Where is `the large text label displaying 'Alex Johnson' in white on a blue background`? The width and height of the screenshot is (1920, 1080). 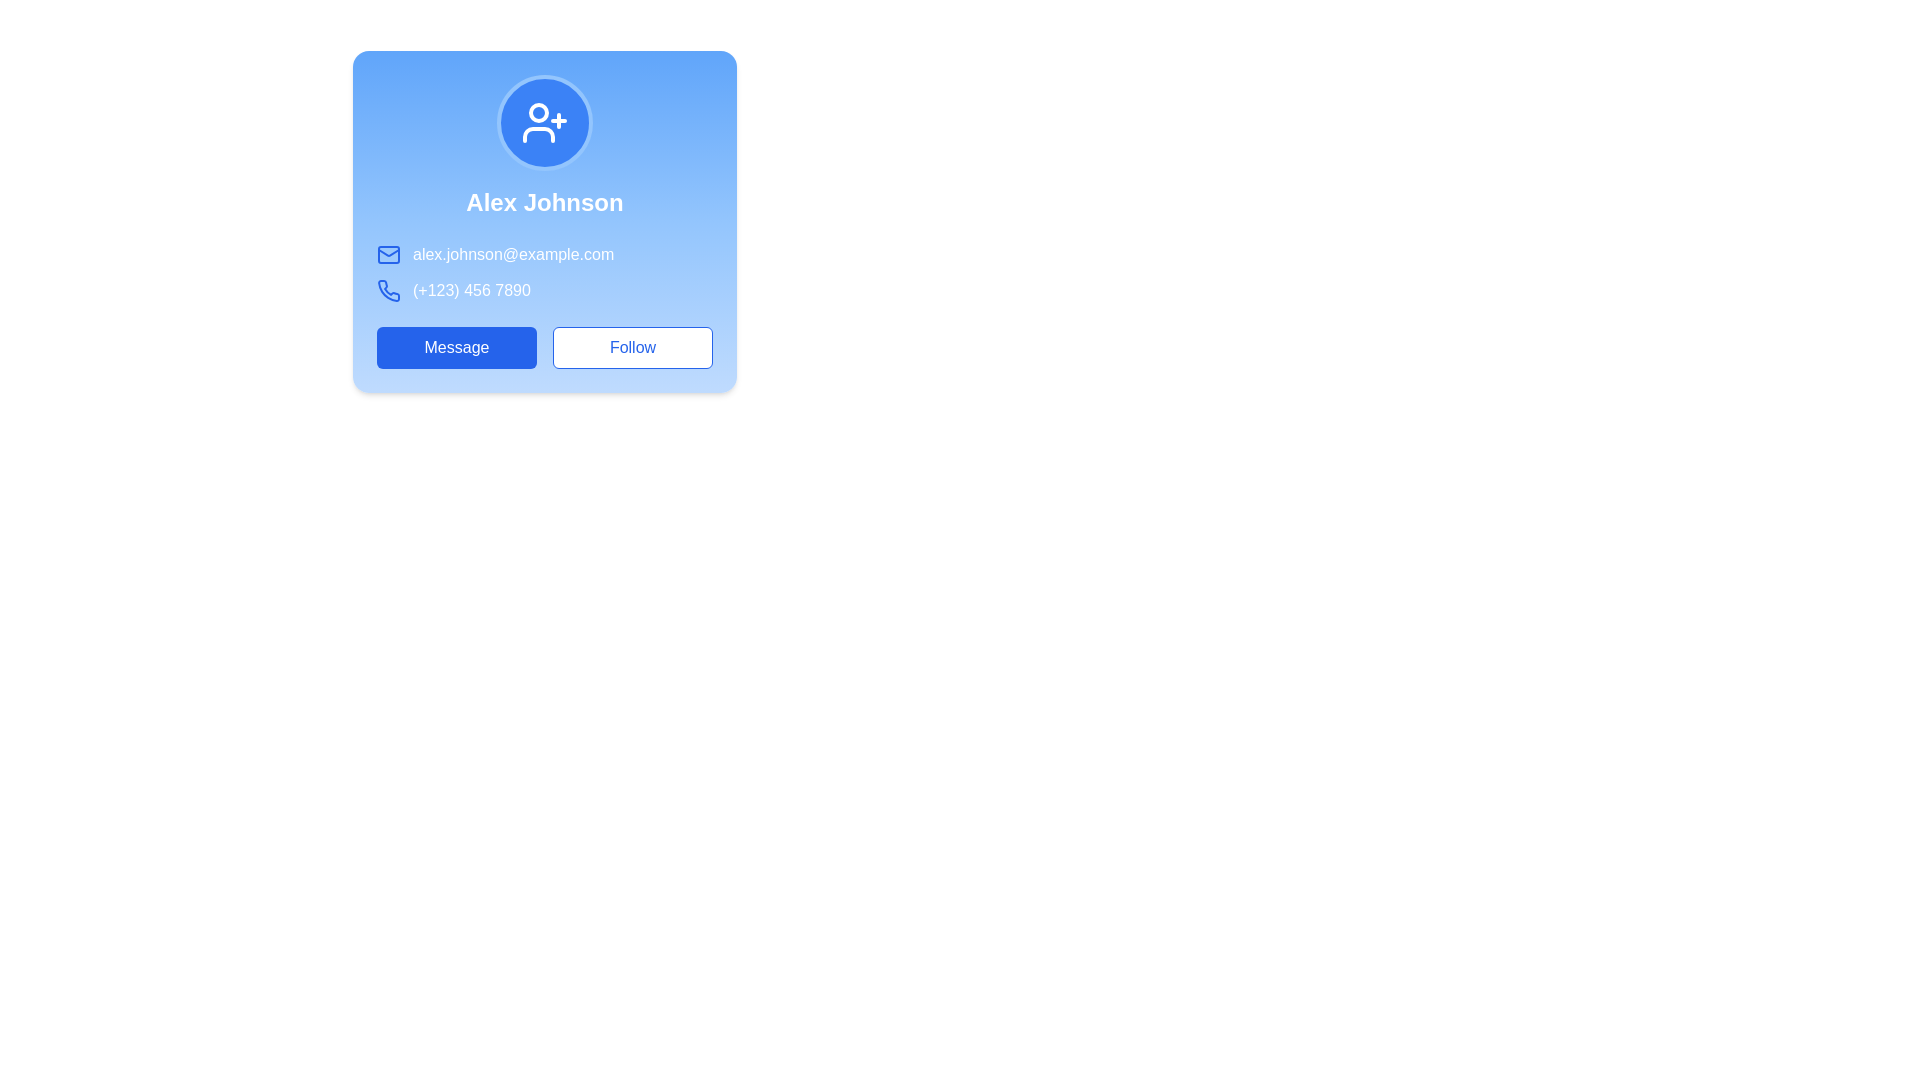 the large text label displaying 'Alex Johnson' in white on a blue background is located at coordinates (545, 203).